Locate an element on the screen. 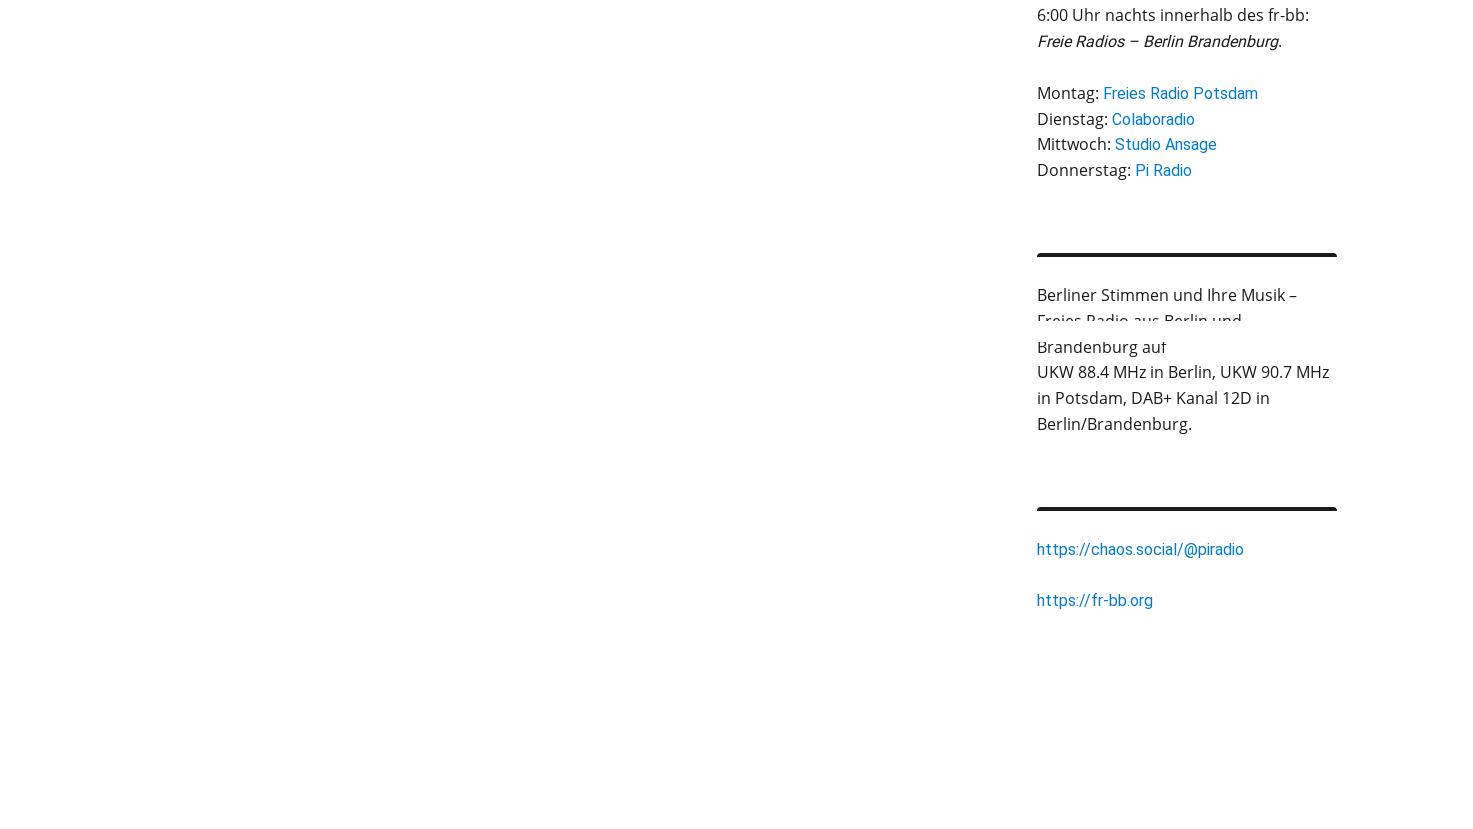 This screenshot has width=1473, height=829. 'https://fr-bb.org' is located at coordinates (1093, 599).